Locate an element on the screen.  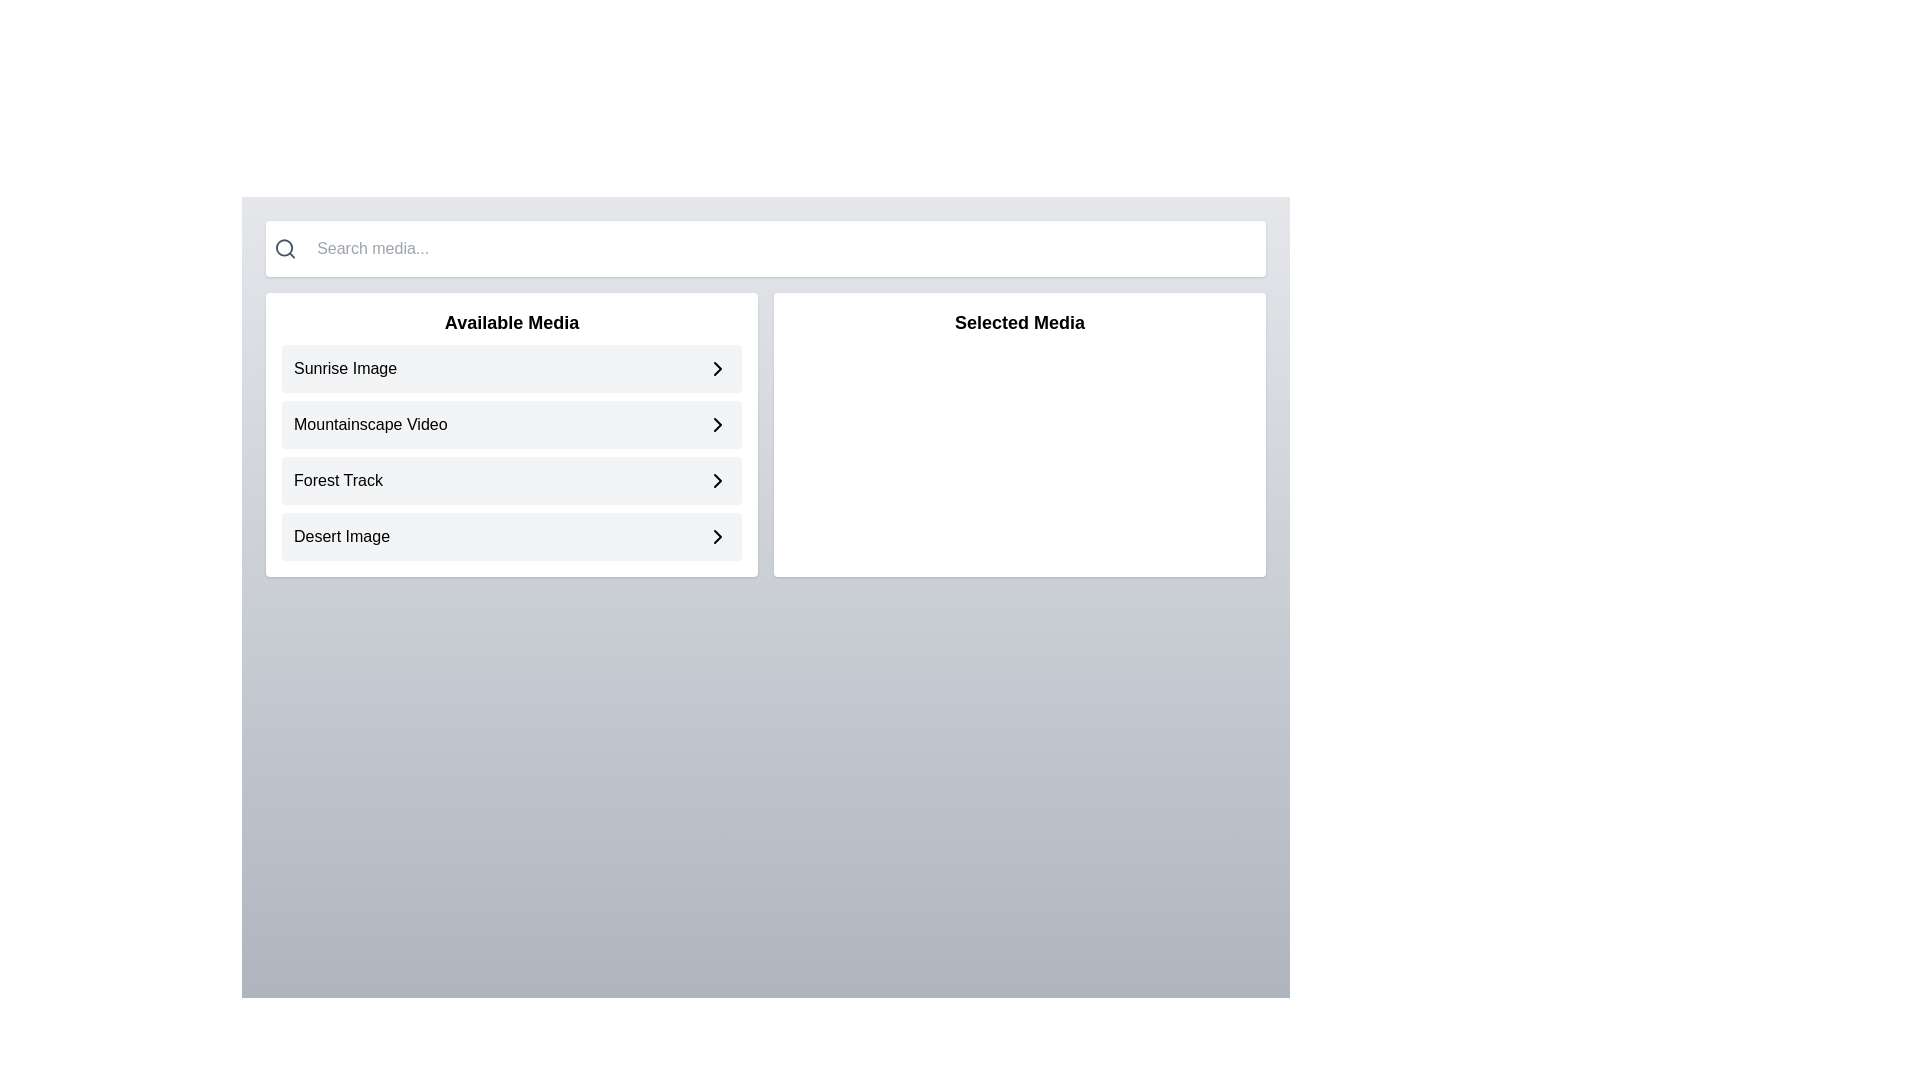
the rightward-pointing chevron icon, which is the last in a vertical list aligned with 'Desert Image' in the 'Available Media' section is located at coordinates (718, 535).